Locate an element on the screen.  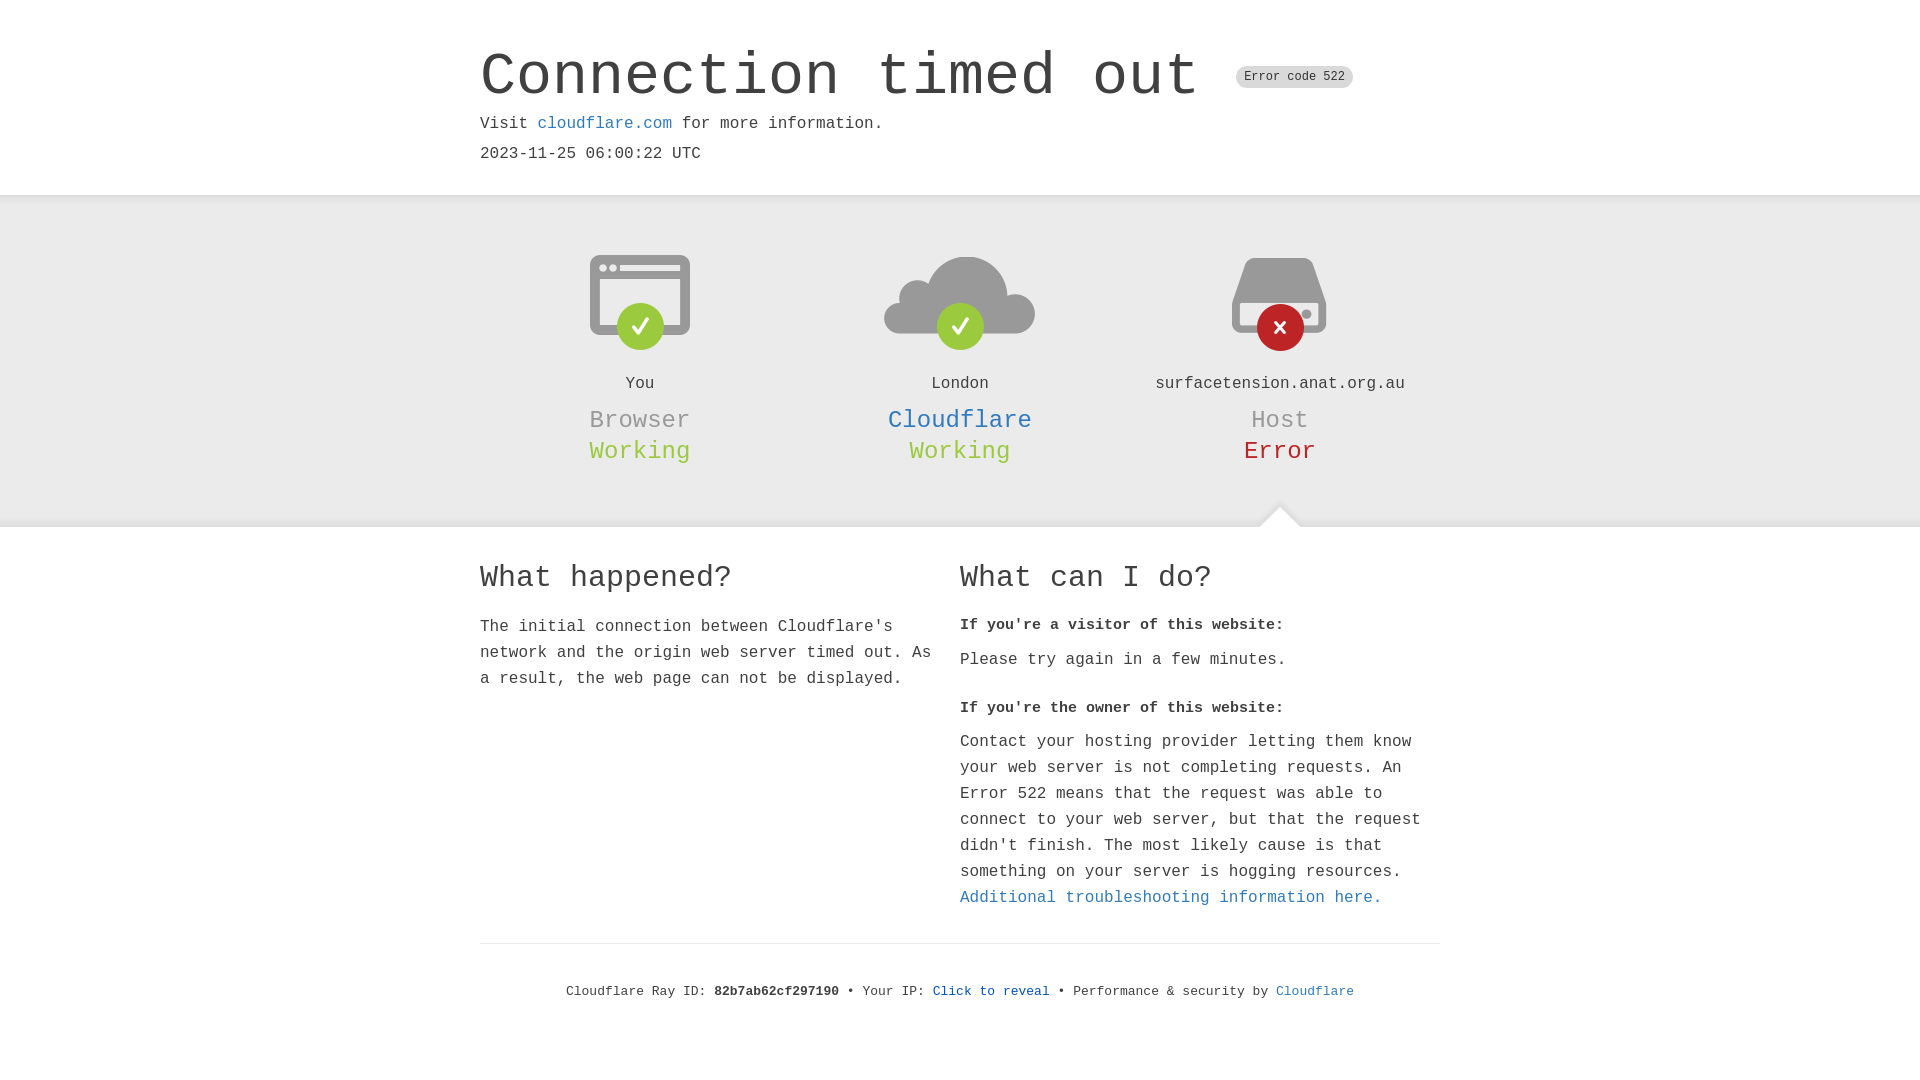
'Additional troubleshooting information here.' is located at coordinates (1171, 897).